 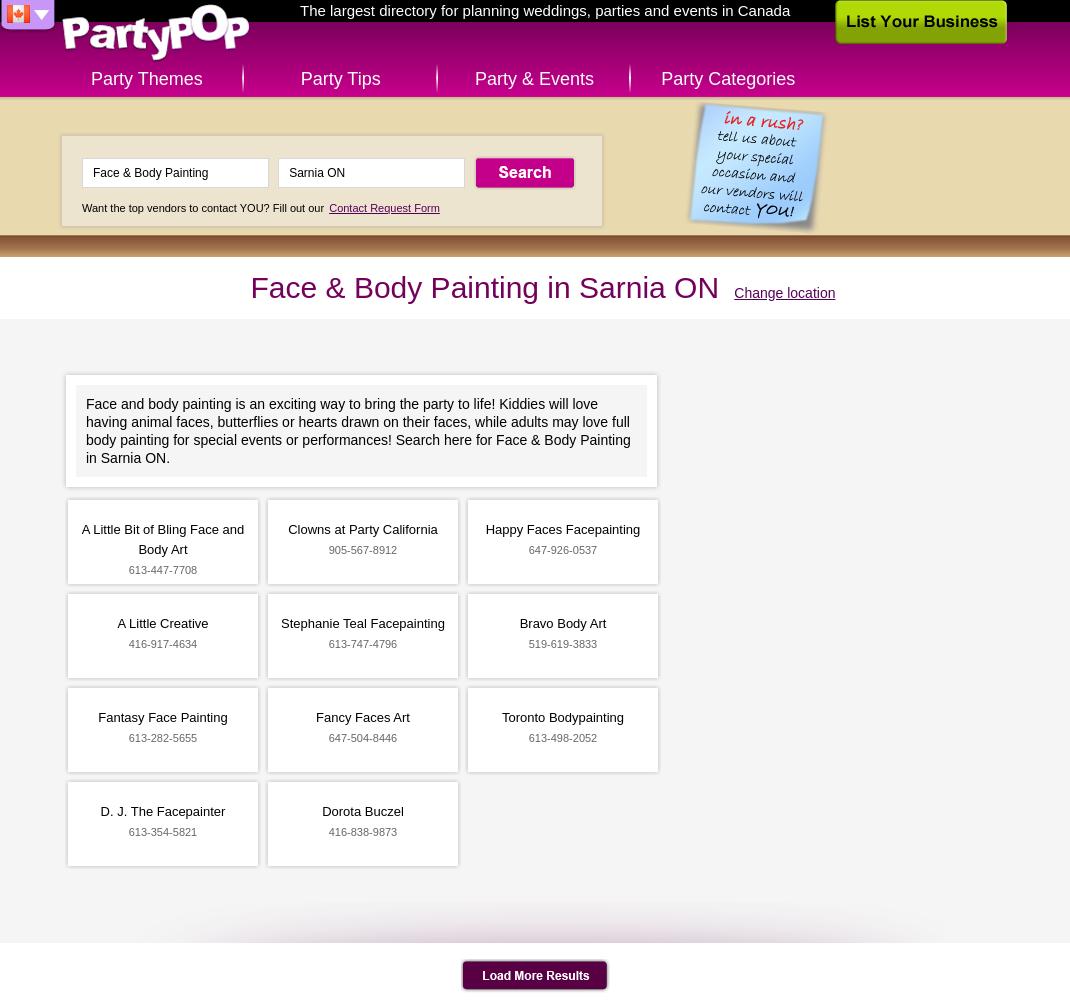 I want to click on 'Fantasy Face Painting', so click(x=98, y=716).